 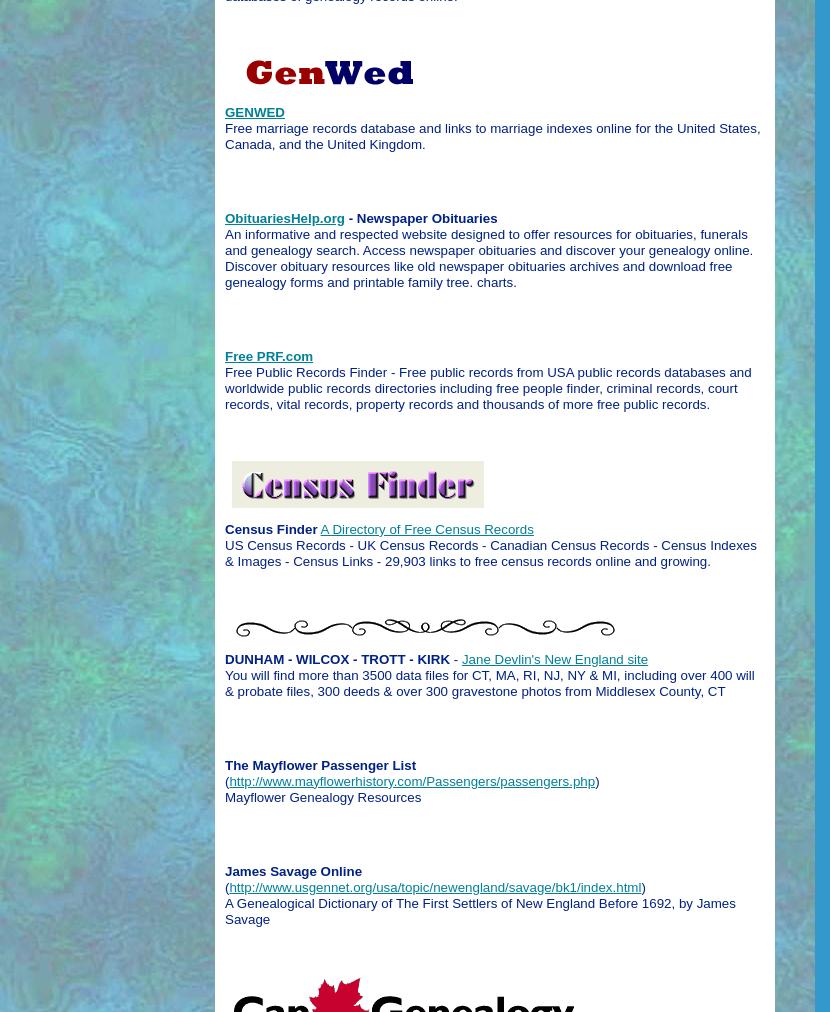 I want to click on '- Newspaper Obituaries', so click(x=420, y=217).